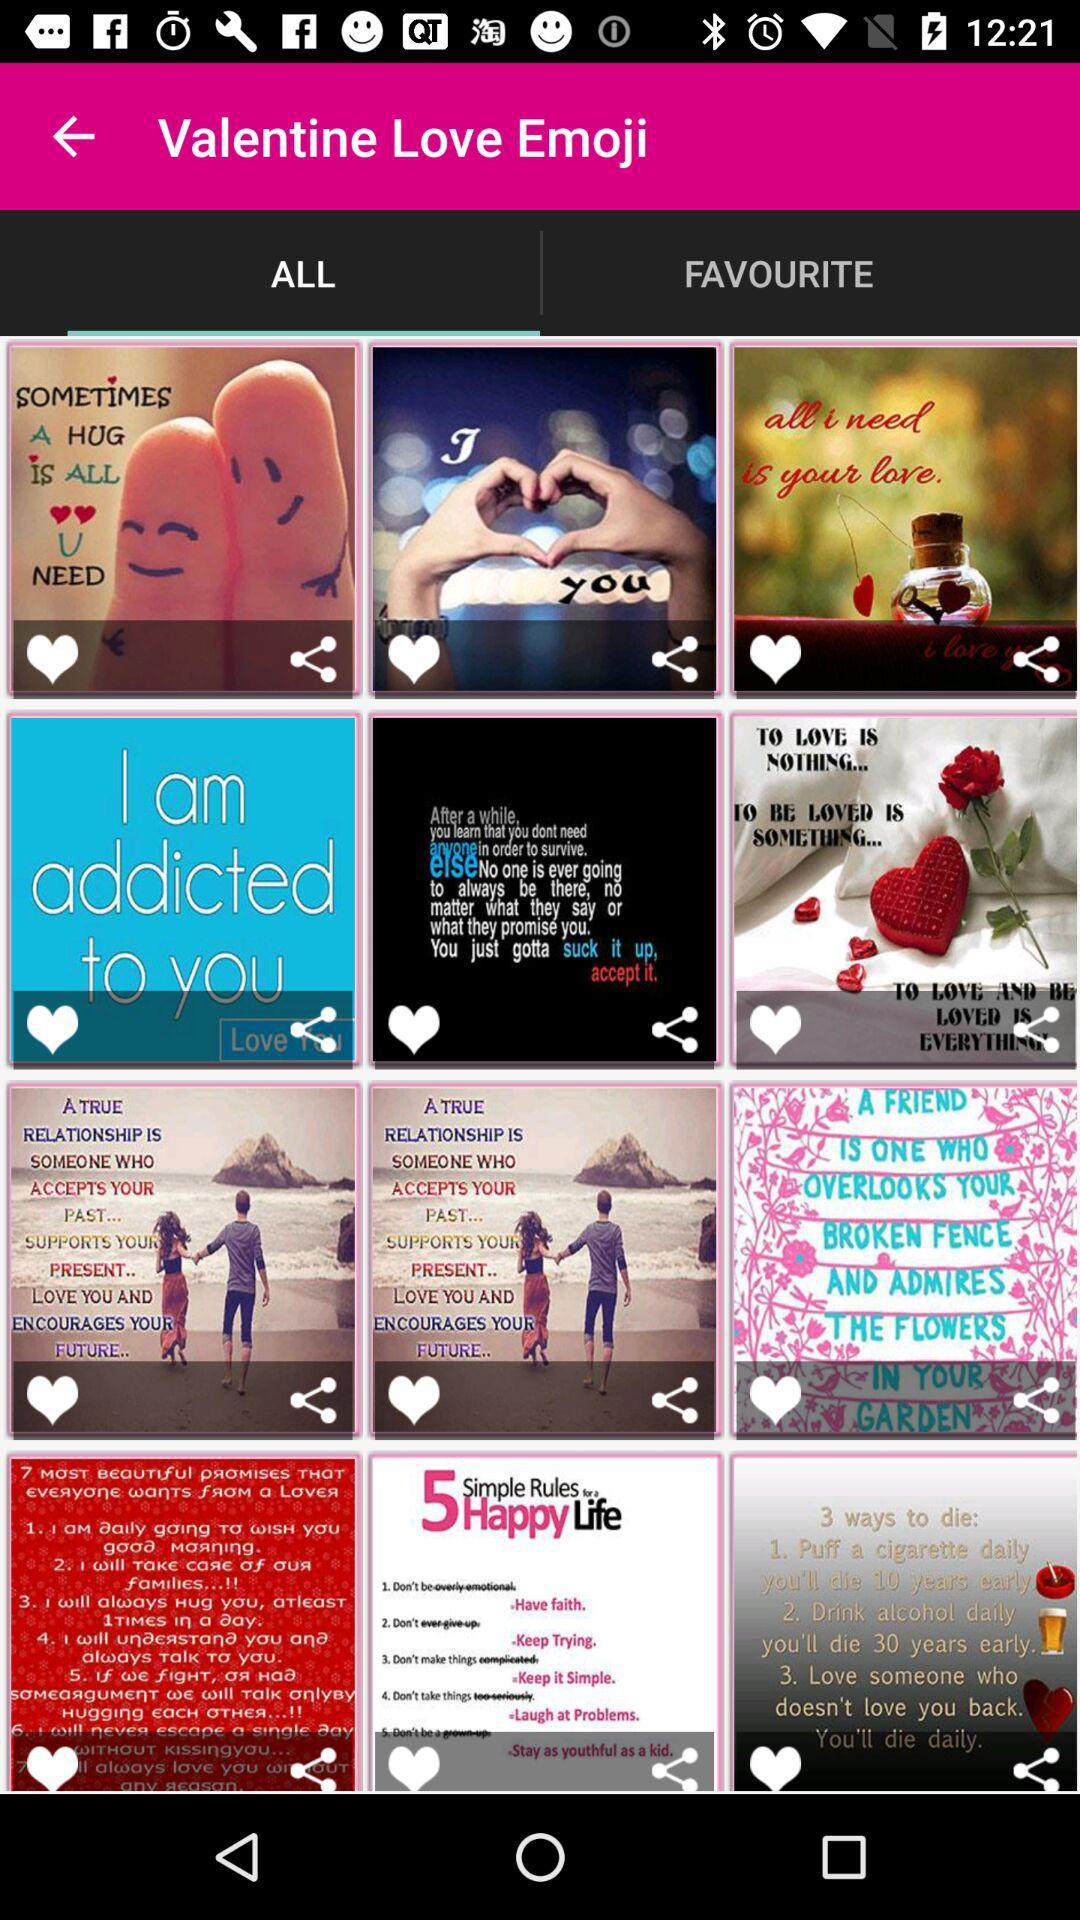 This screenshot has height=1920, width=1080. What do you see at coordinates (1035, 1399) in the screenshot?
I see `share button` at bounding box center [1035, 1399].